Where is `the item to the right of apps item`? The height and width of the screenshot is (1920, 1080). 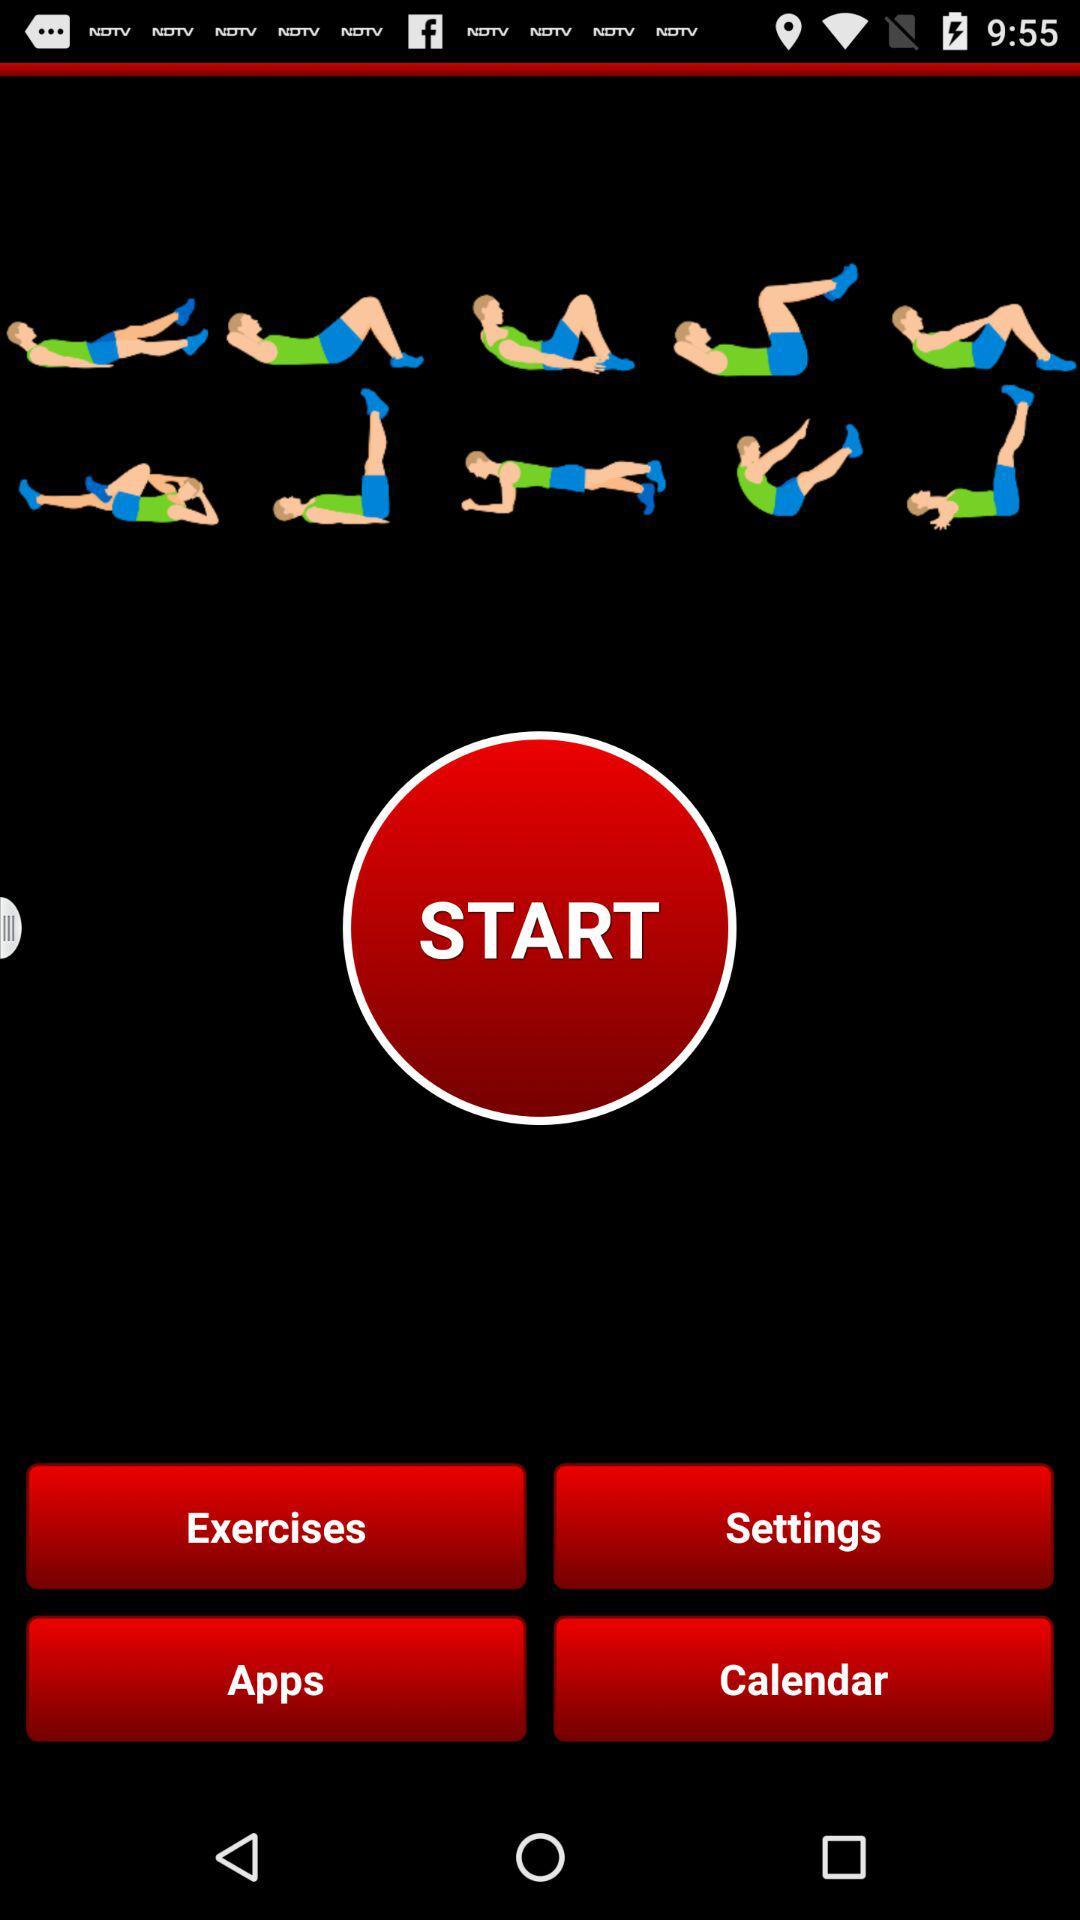 the item to the right of apps item is located at coordinates (802, 1678).